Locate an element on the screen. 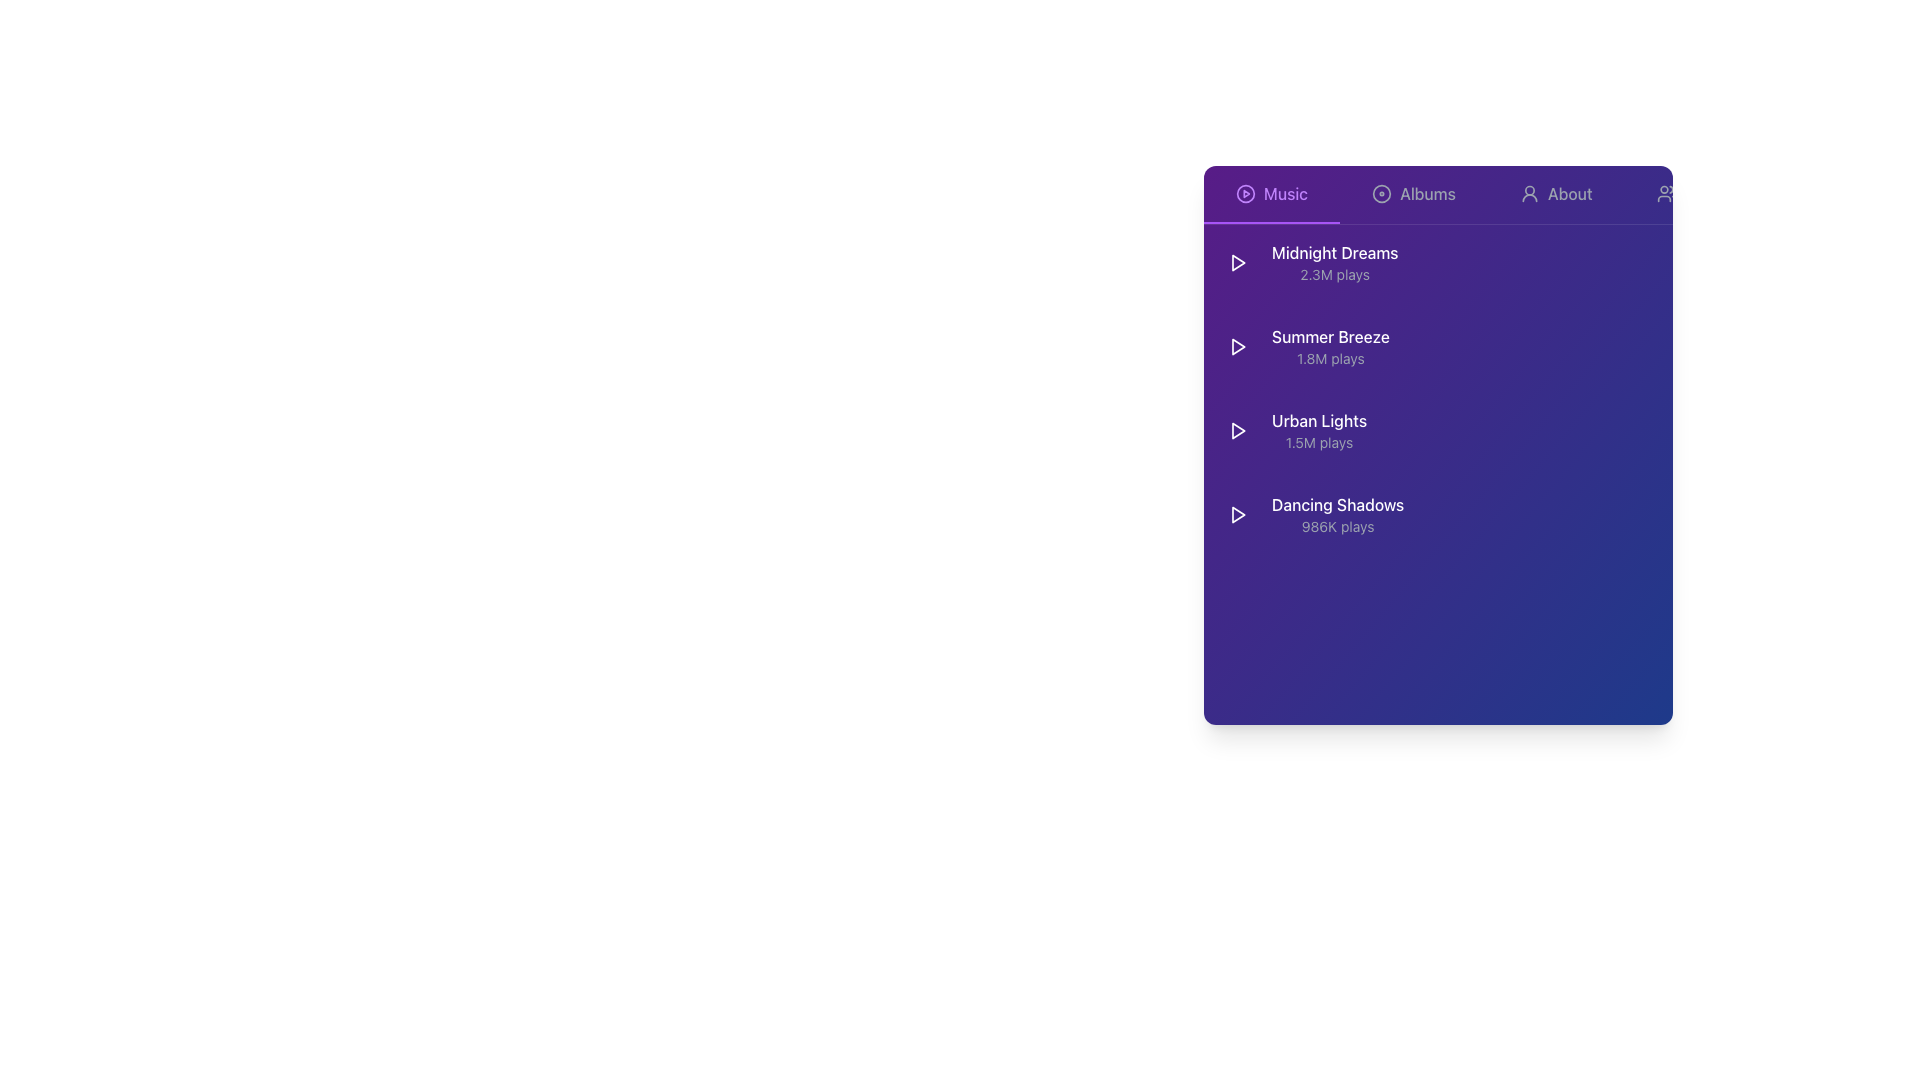 This screenshot has width=1920, height=1080. the circular icon located in the purple navigation bar, situated between the 'Music' and 'About' options is located at coordinates (1381, 193).